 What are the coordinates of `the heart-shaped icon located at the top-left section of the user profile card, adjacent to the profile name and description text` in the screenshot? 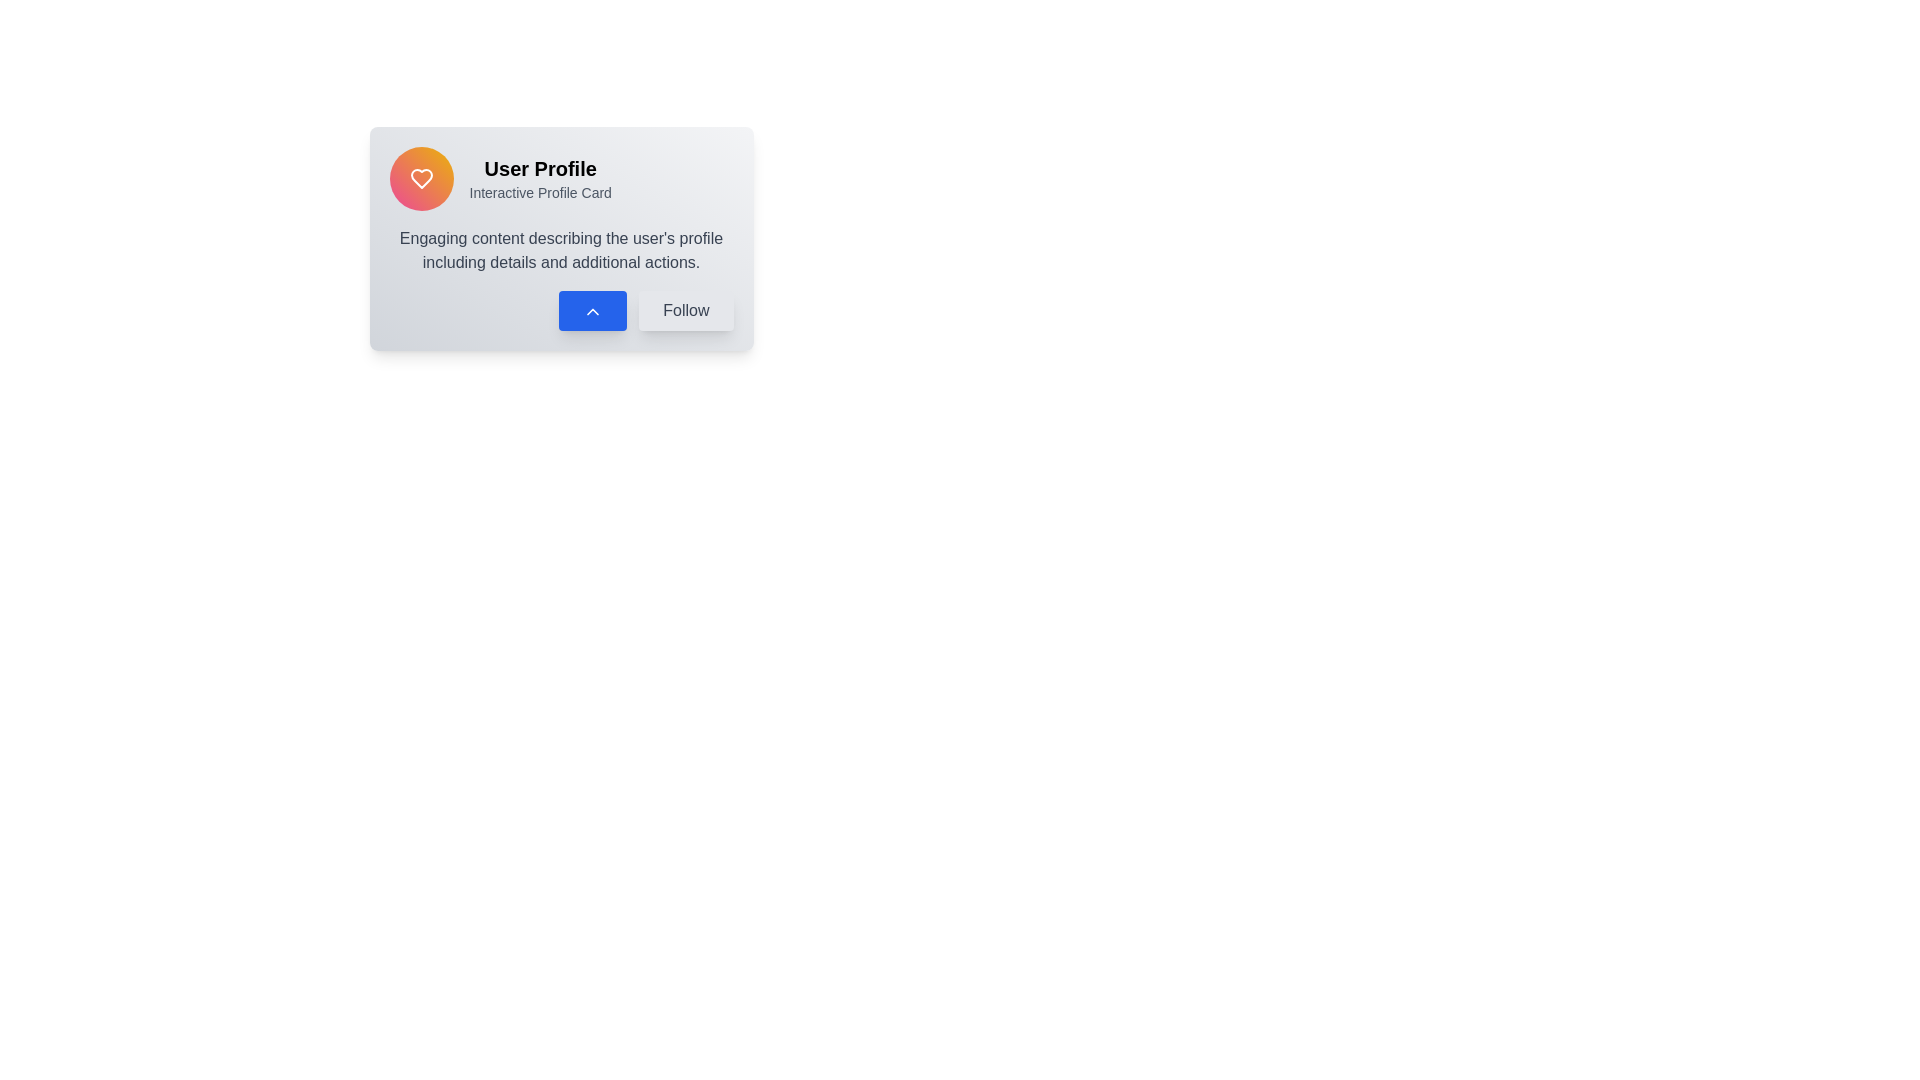 It's located at (420, 177).